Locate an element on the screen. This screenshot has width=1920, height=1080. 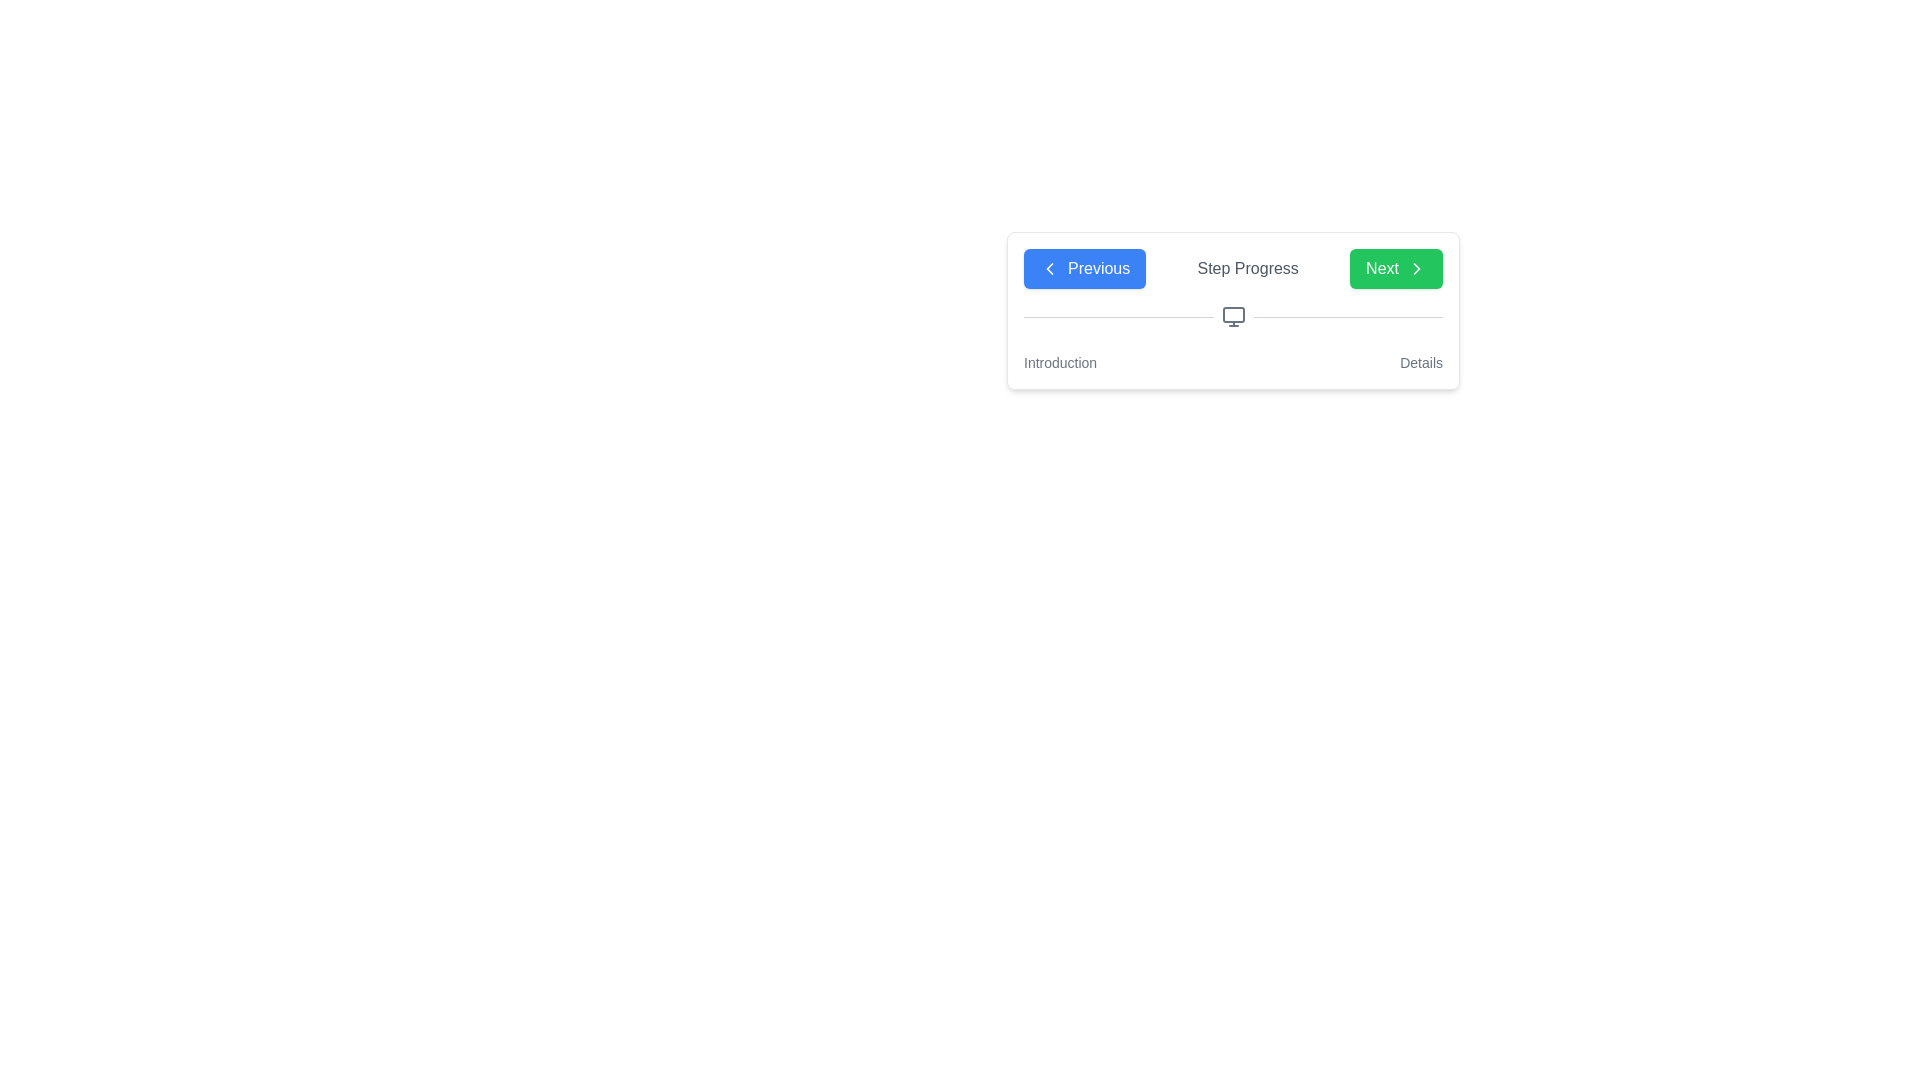
the static text label displaying 'Step Progress', which is positioned centrally between the 'Previous' and 'Next' buttons is located at coordinates (1247, 268).